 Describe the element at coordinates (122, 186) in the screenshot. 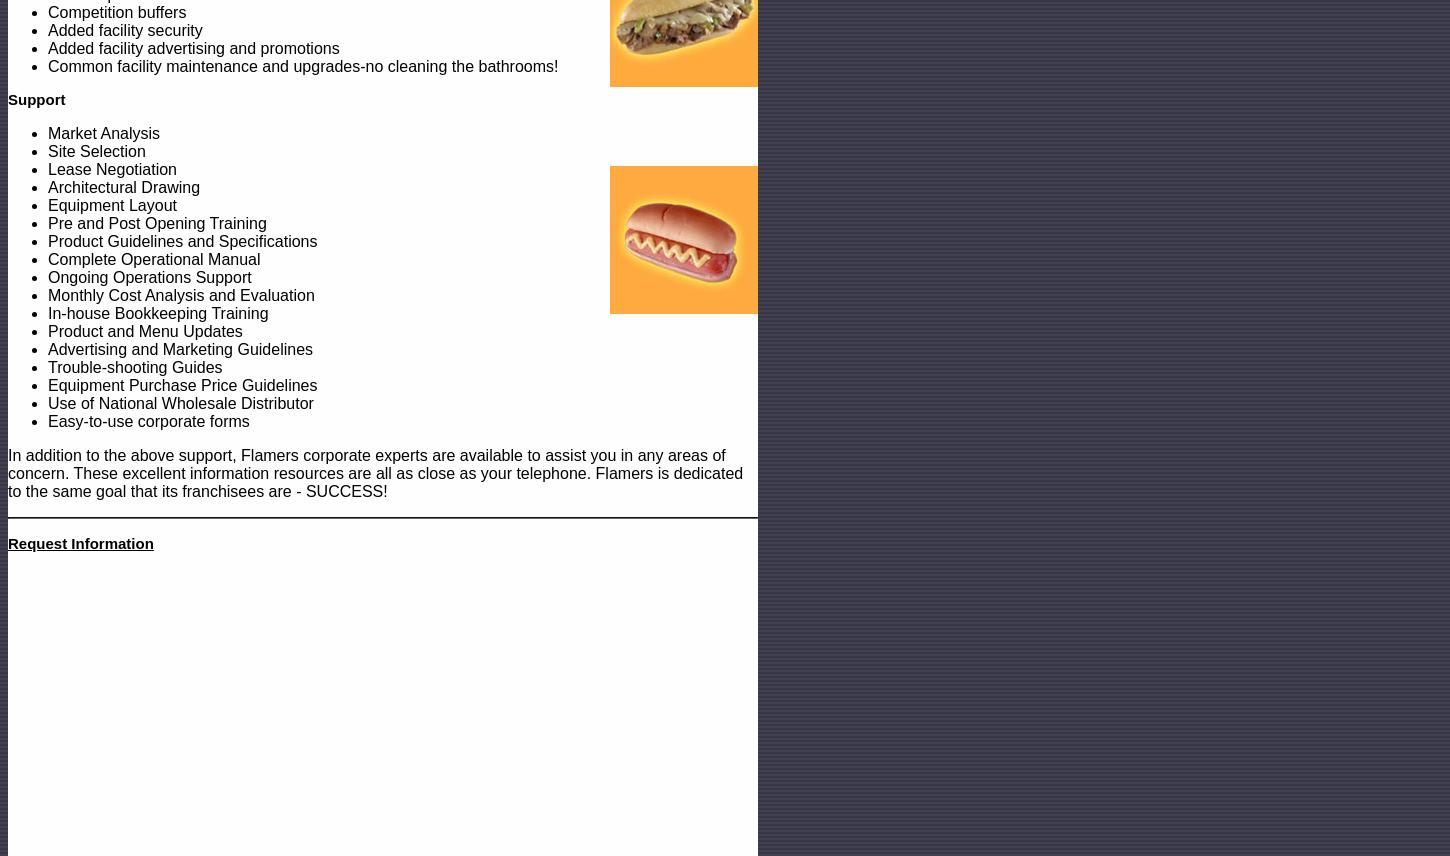

I see `'Architectural Drawing'` at that location.